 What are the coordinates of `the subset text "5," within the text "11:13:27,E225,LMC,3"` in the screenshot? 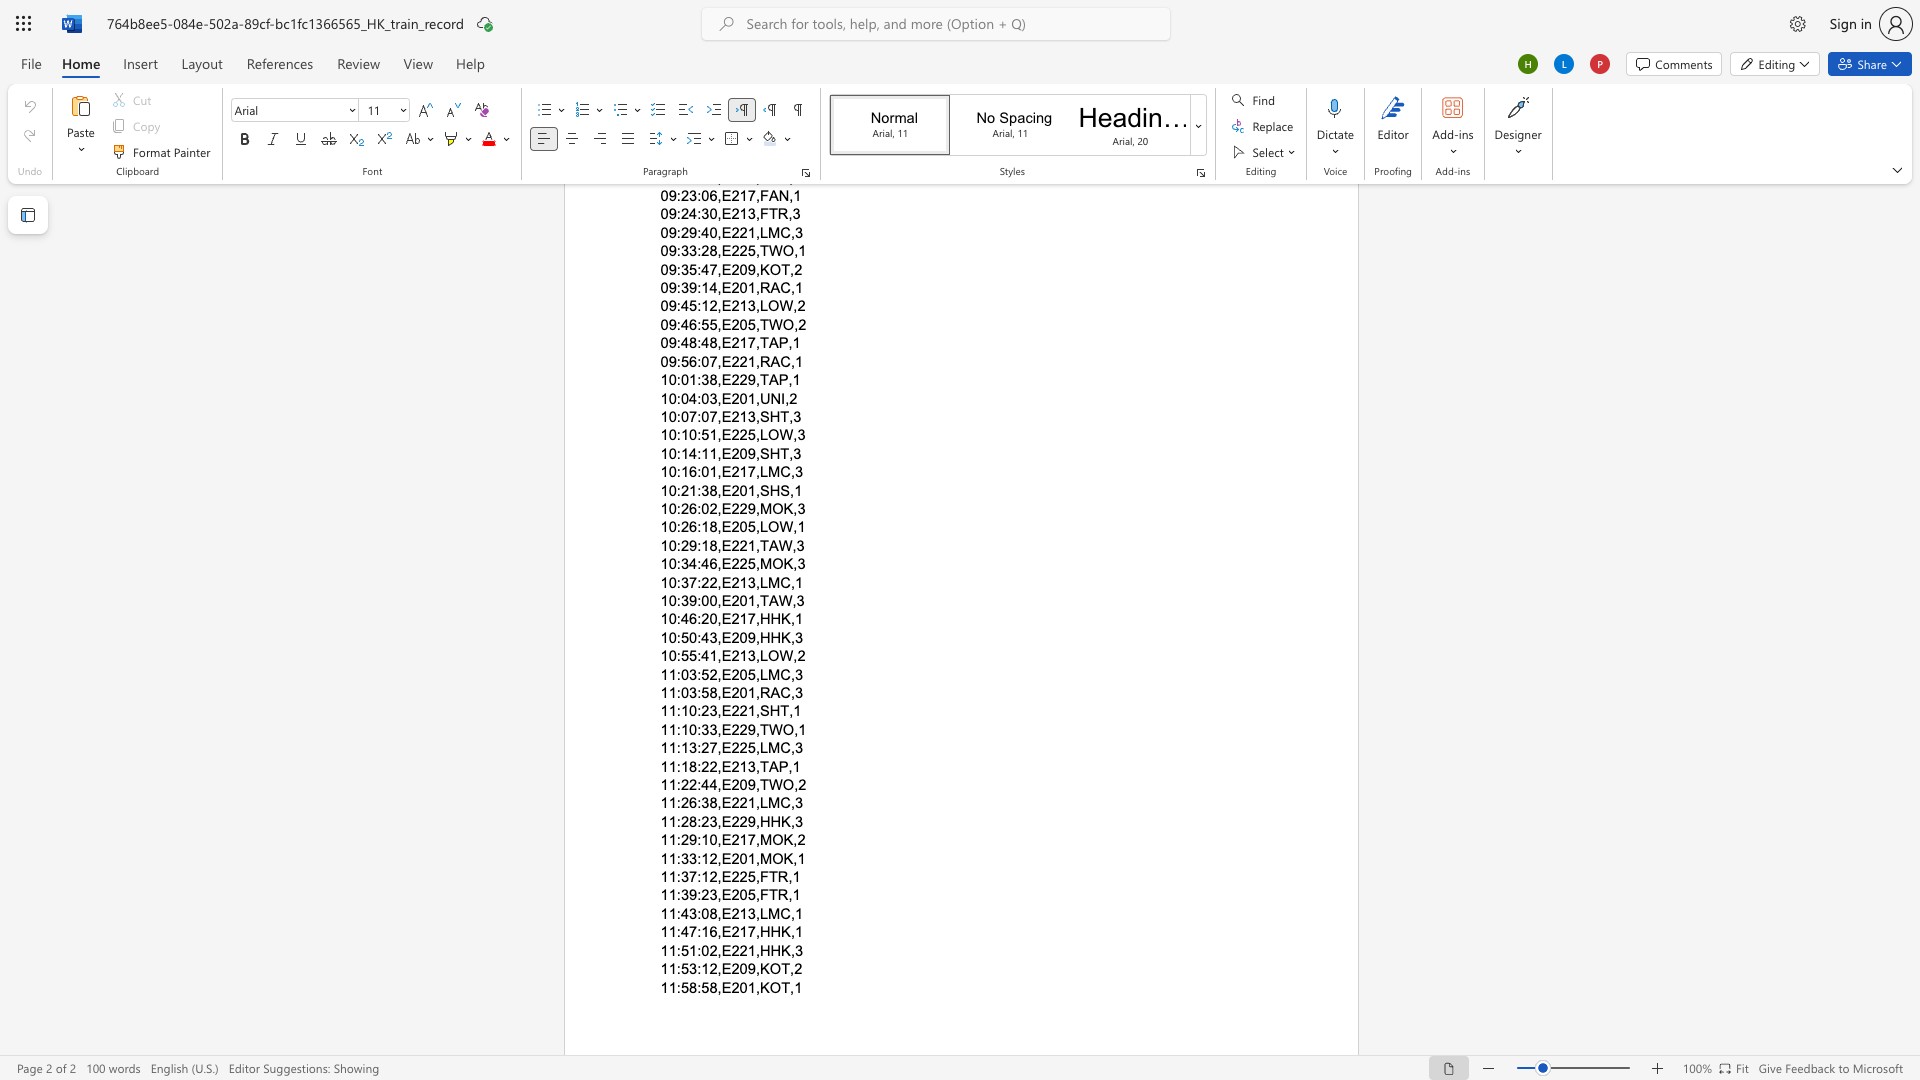 It's located at (746, 748).